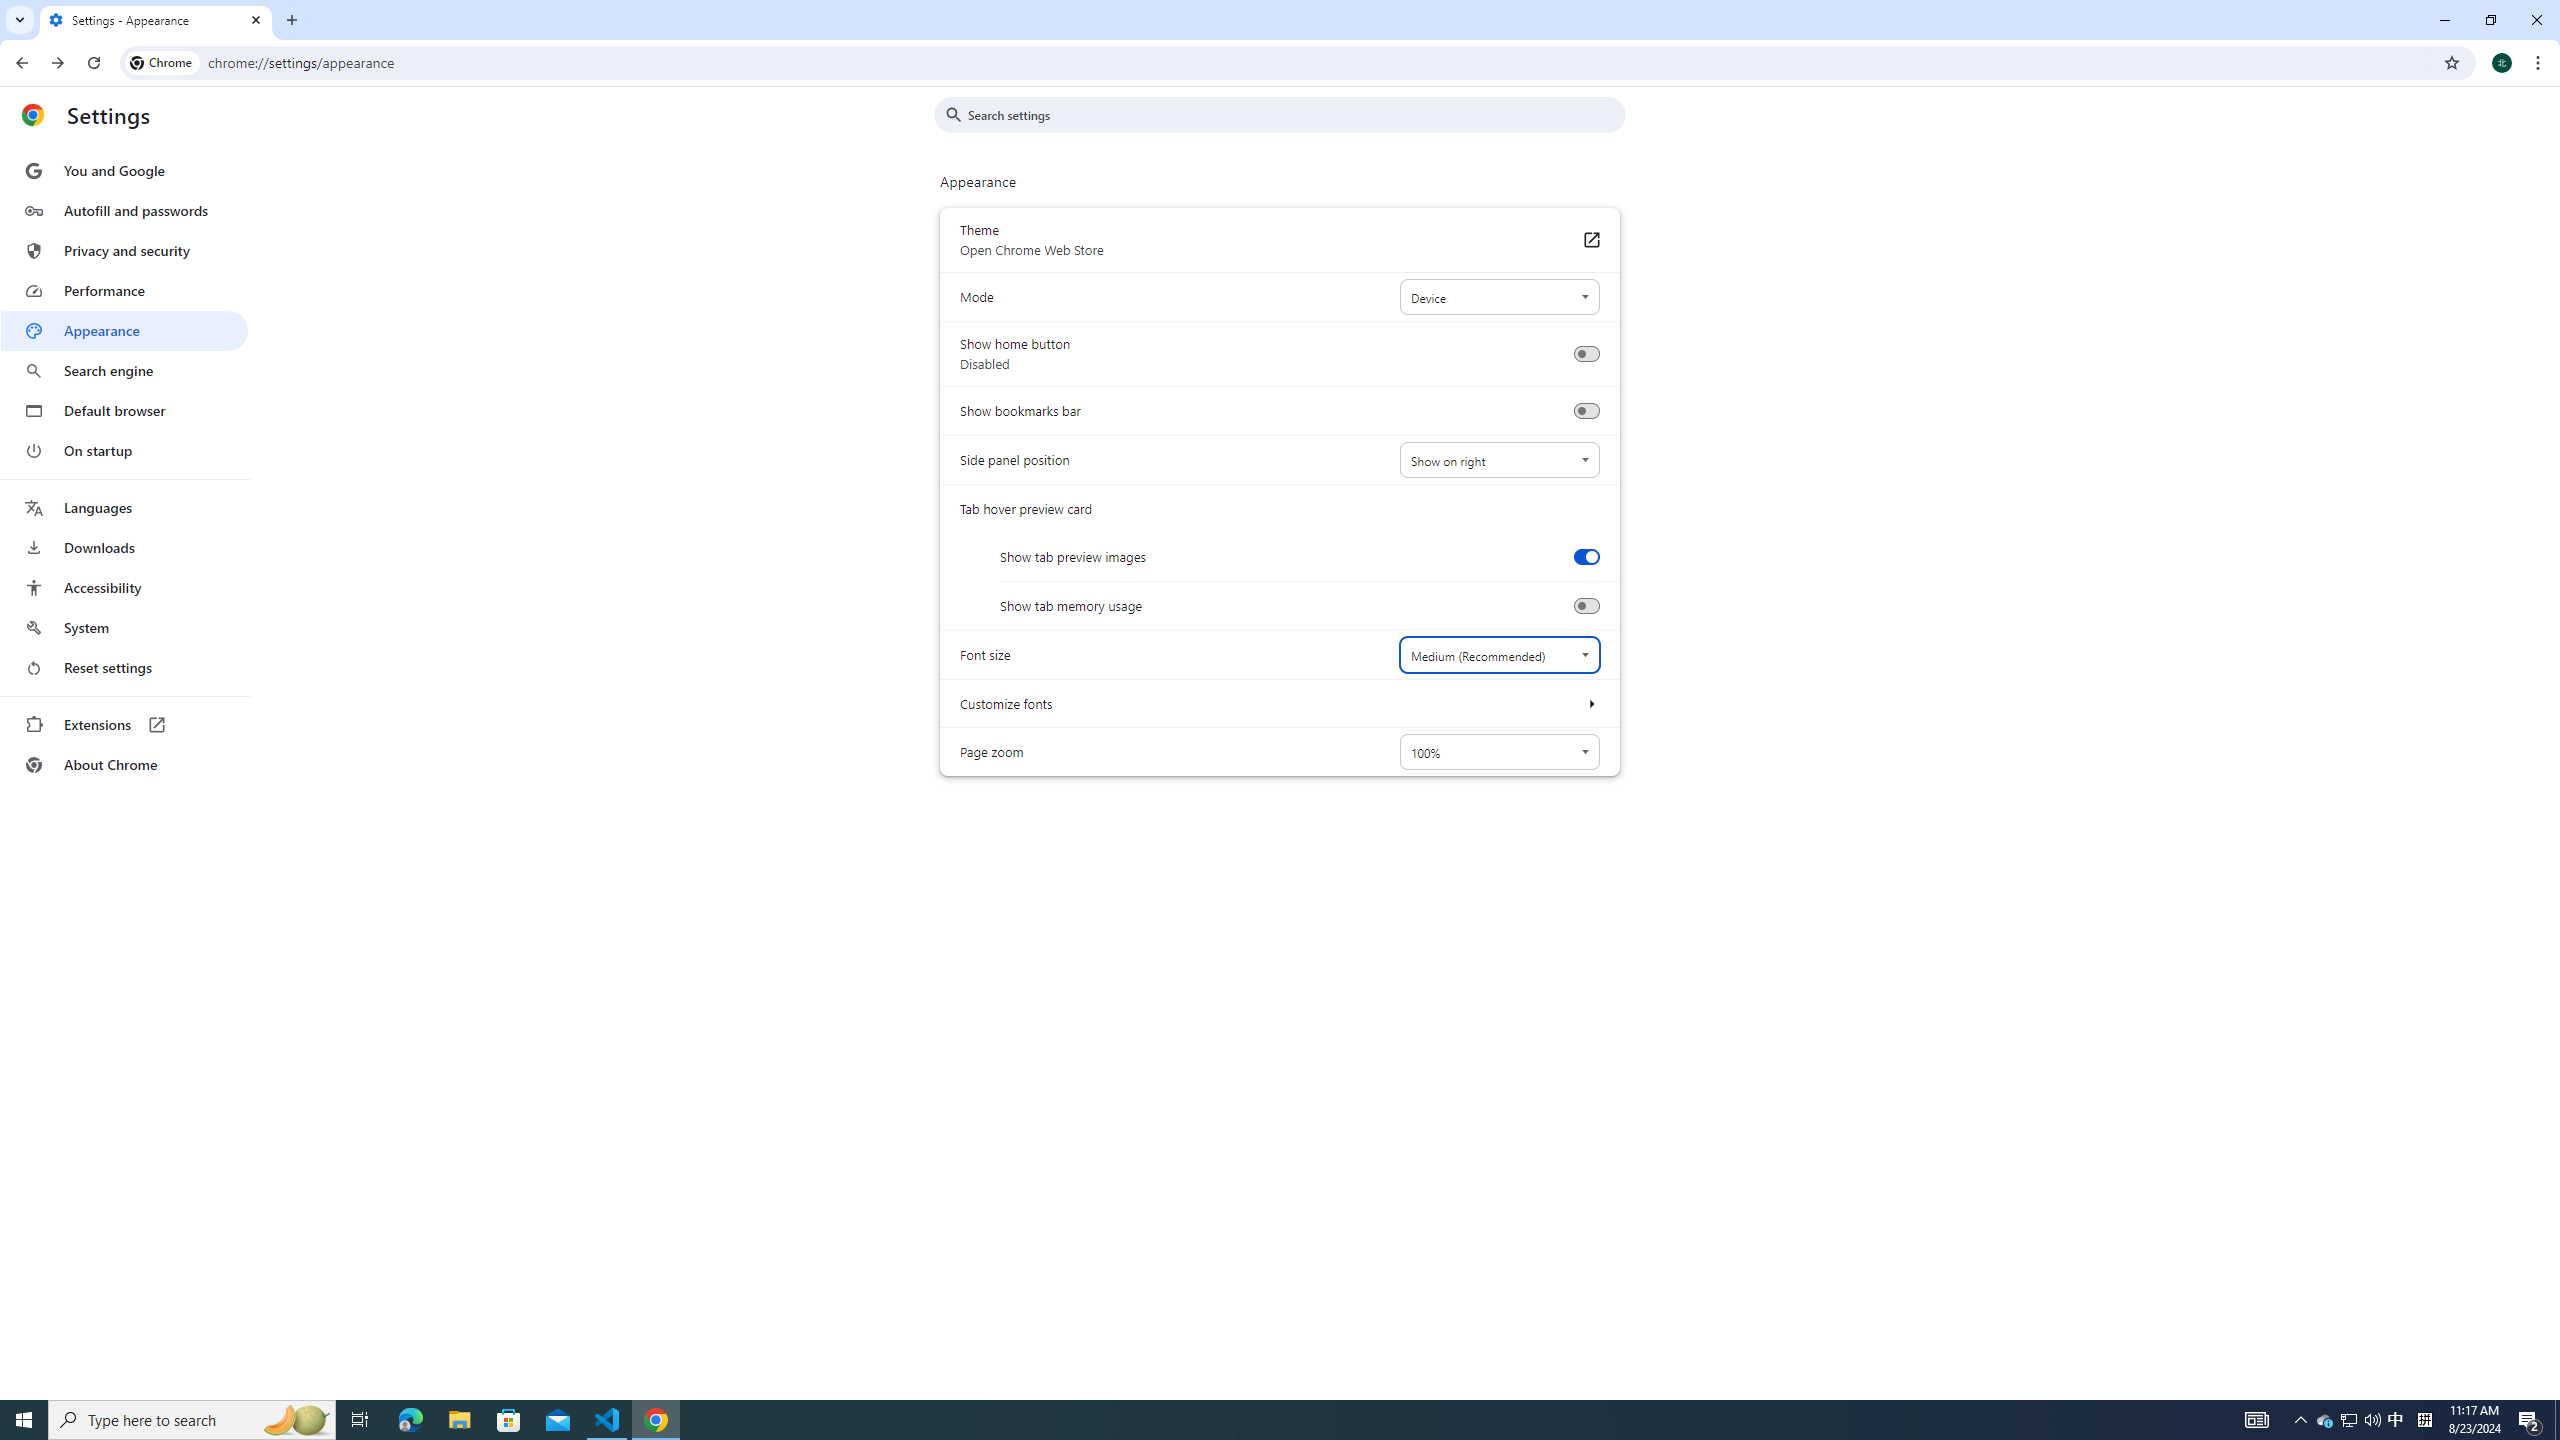 The height and width of the screenshot is (1440, 2560). What do you see at coordinates (123, 210) in the screenshot?
I see `'Autofill and passwords'` at bounding box center [123, 210].